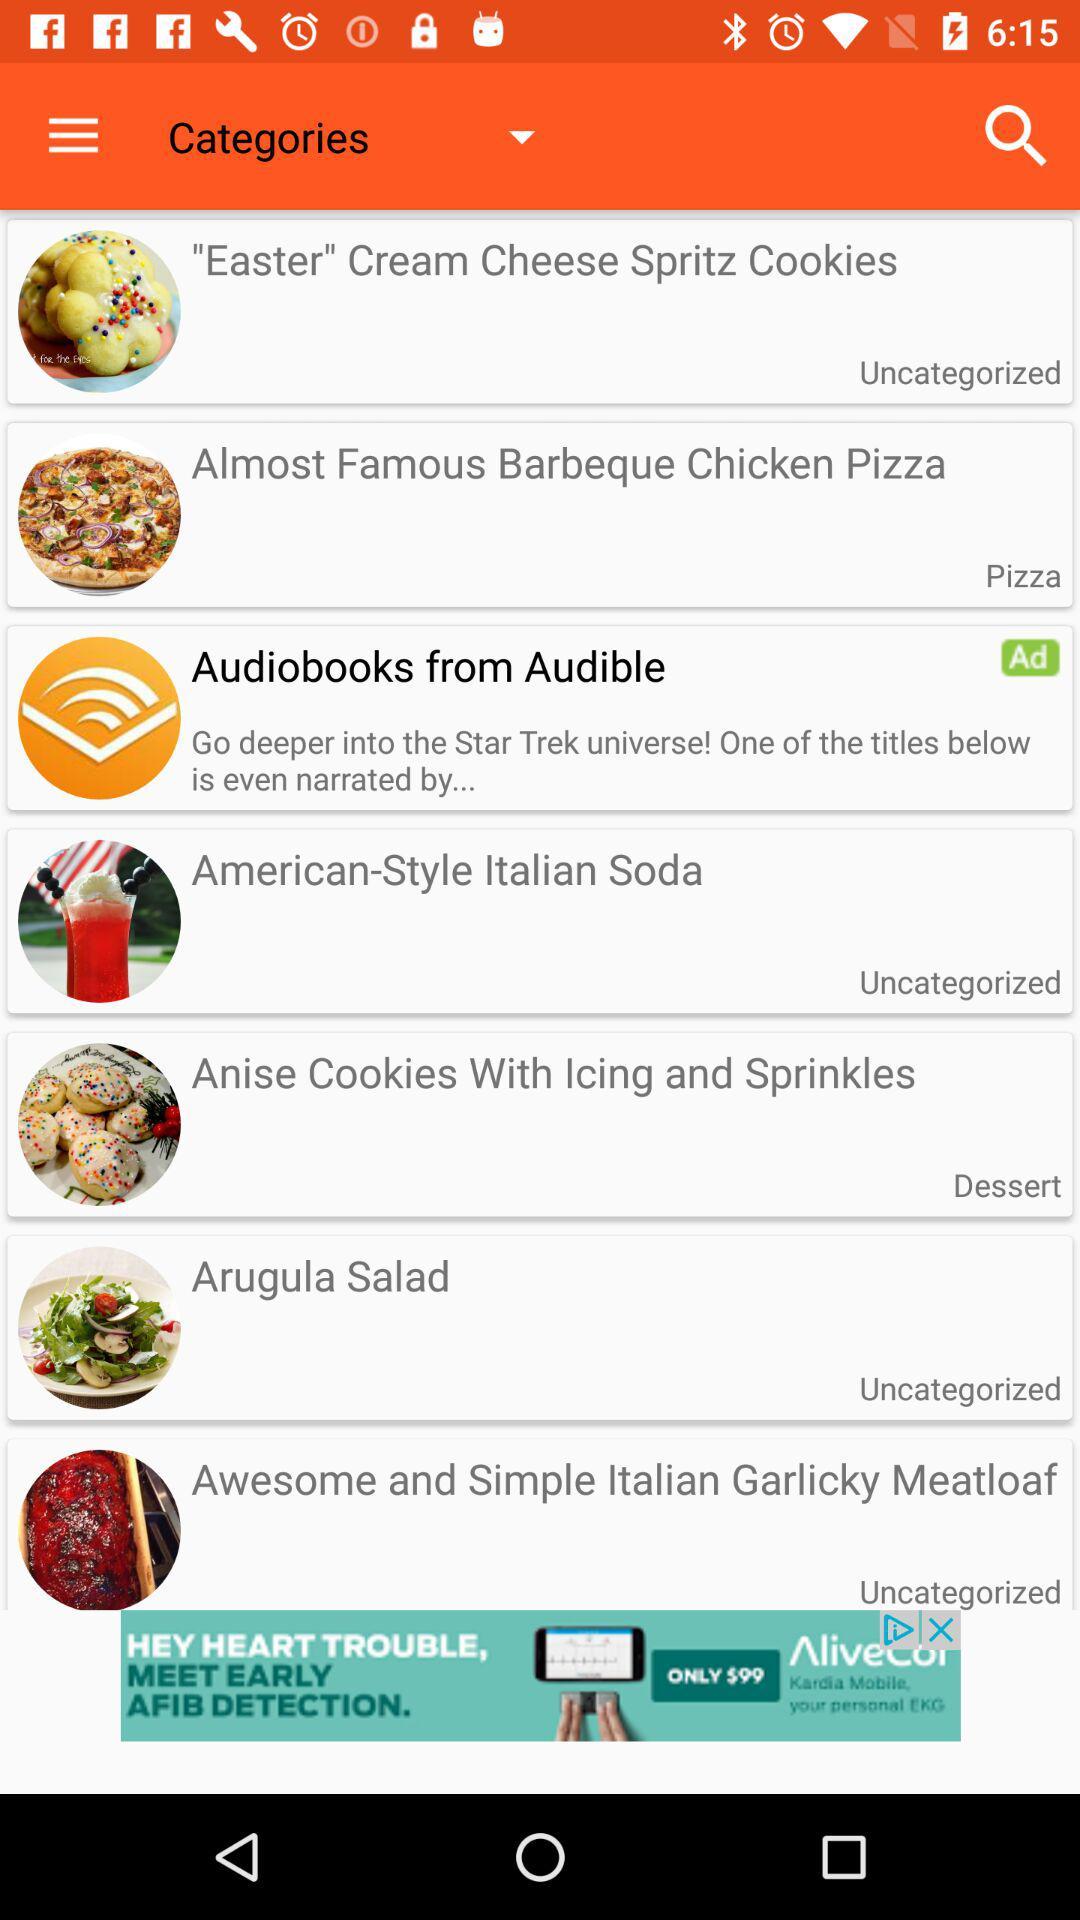 This screenshot has height=1920, width=1080. What do you see at coordinates (1030, 657) in the screenshot?
I see `advertisement option` at bounding box center [1030, 657].